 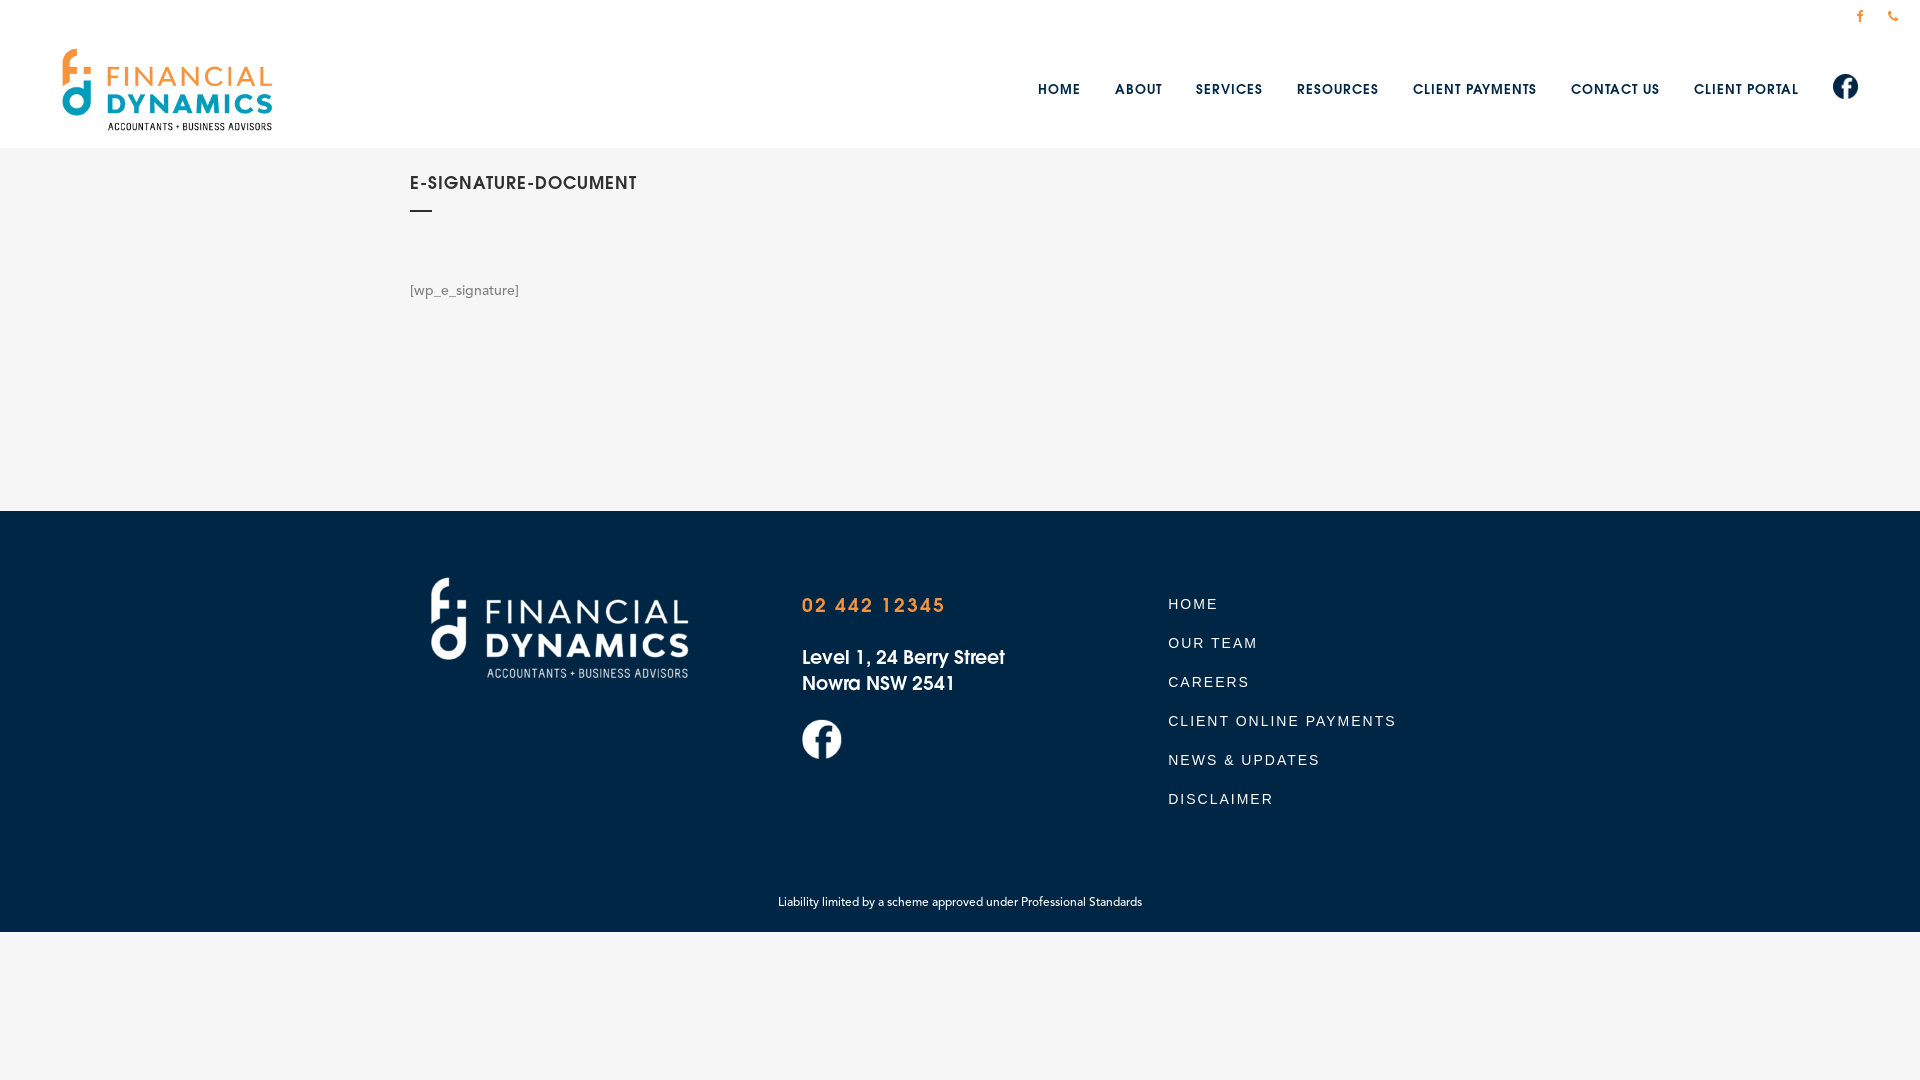 I want to click on 'CLIENT PORTAL', so click(x=1745, y=90).